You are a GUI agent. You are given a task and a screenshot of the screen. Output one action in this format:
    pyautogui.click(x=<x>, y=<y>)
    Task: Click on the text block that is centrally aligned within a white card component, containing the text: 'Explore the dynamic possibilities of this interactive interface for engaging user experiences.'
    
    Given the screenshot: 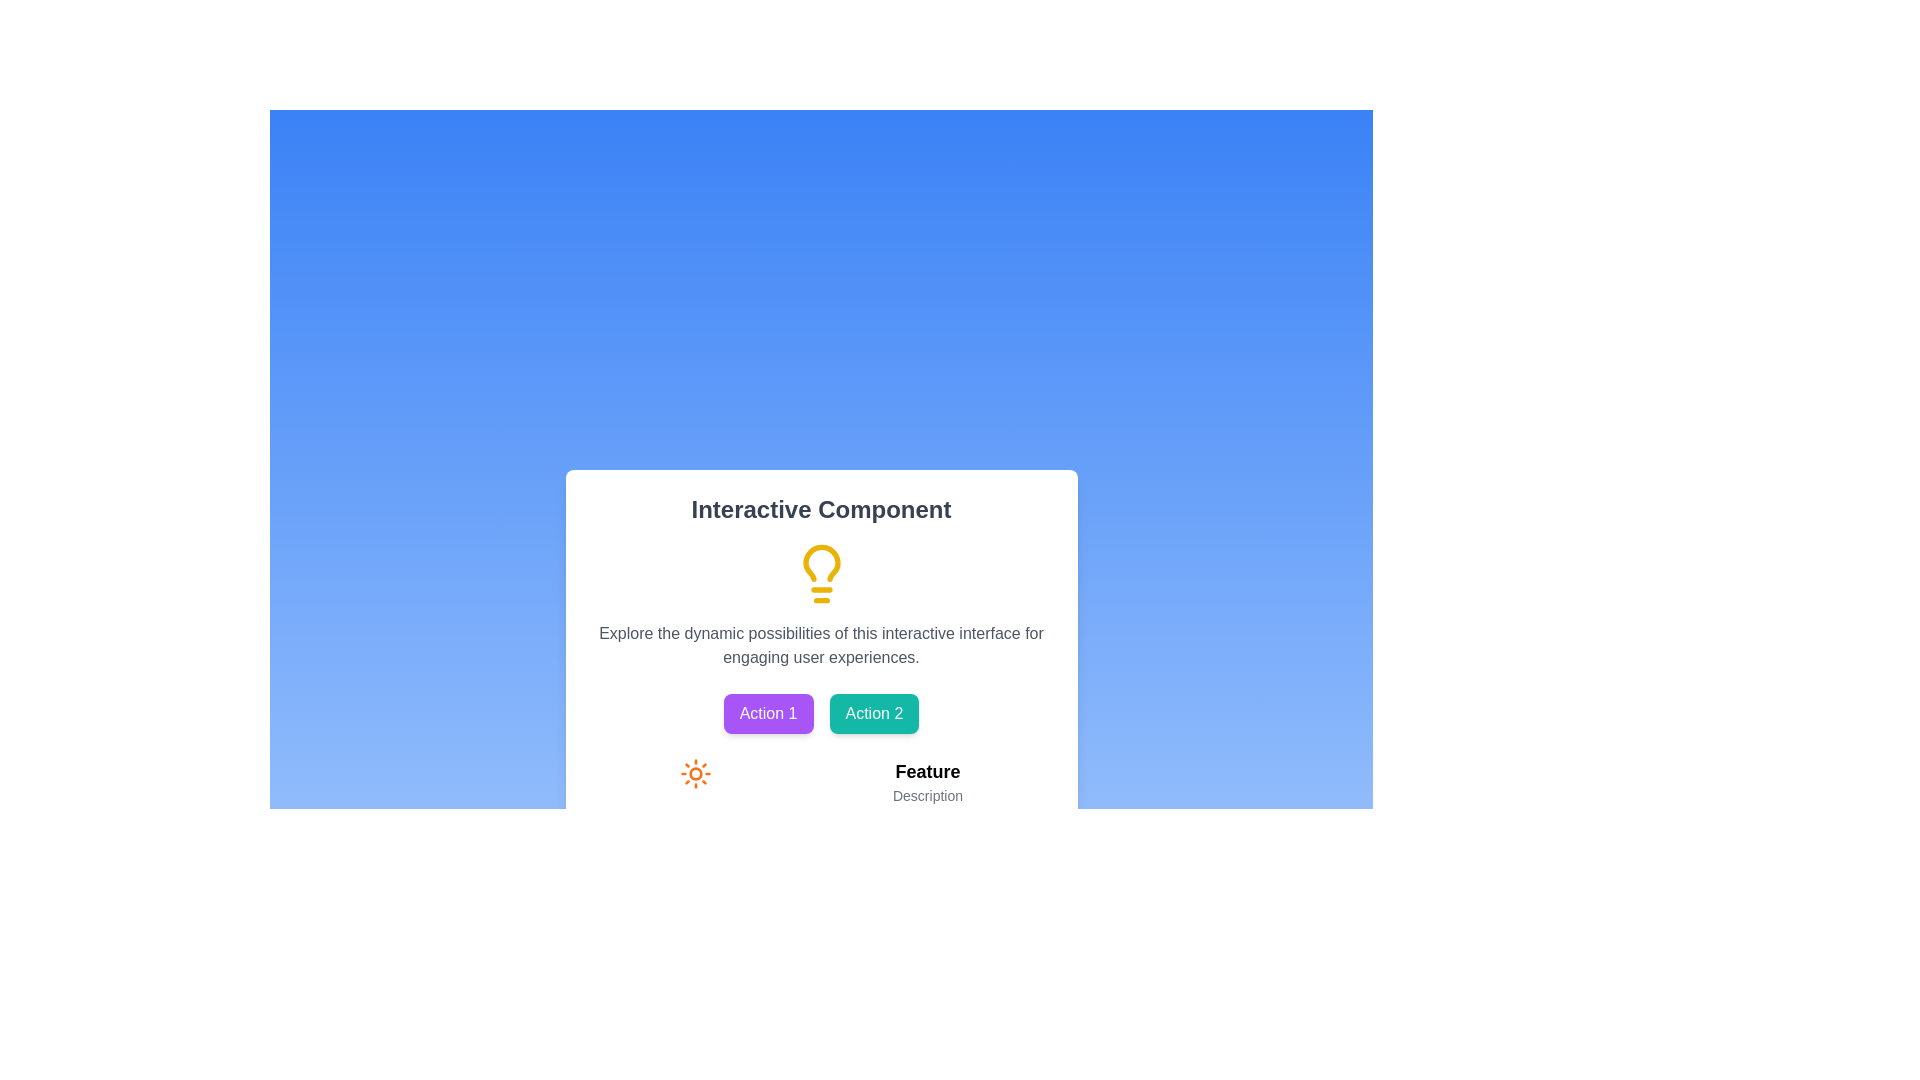 What is the action you would take?
    pyautogui.click(x=821, y=645)
    